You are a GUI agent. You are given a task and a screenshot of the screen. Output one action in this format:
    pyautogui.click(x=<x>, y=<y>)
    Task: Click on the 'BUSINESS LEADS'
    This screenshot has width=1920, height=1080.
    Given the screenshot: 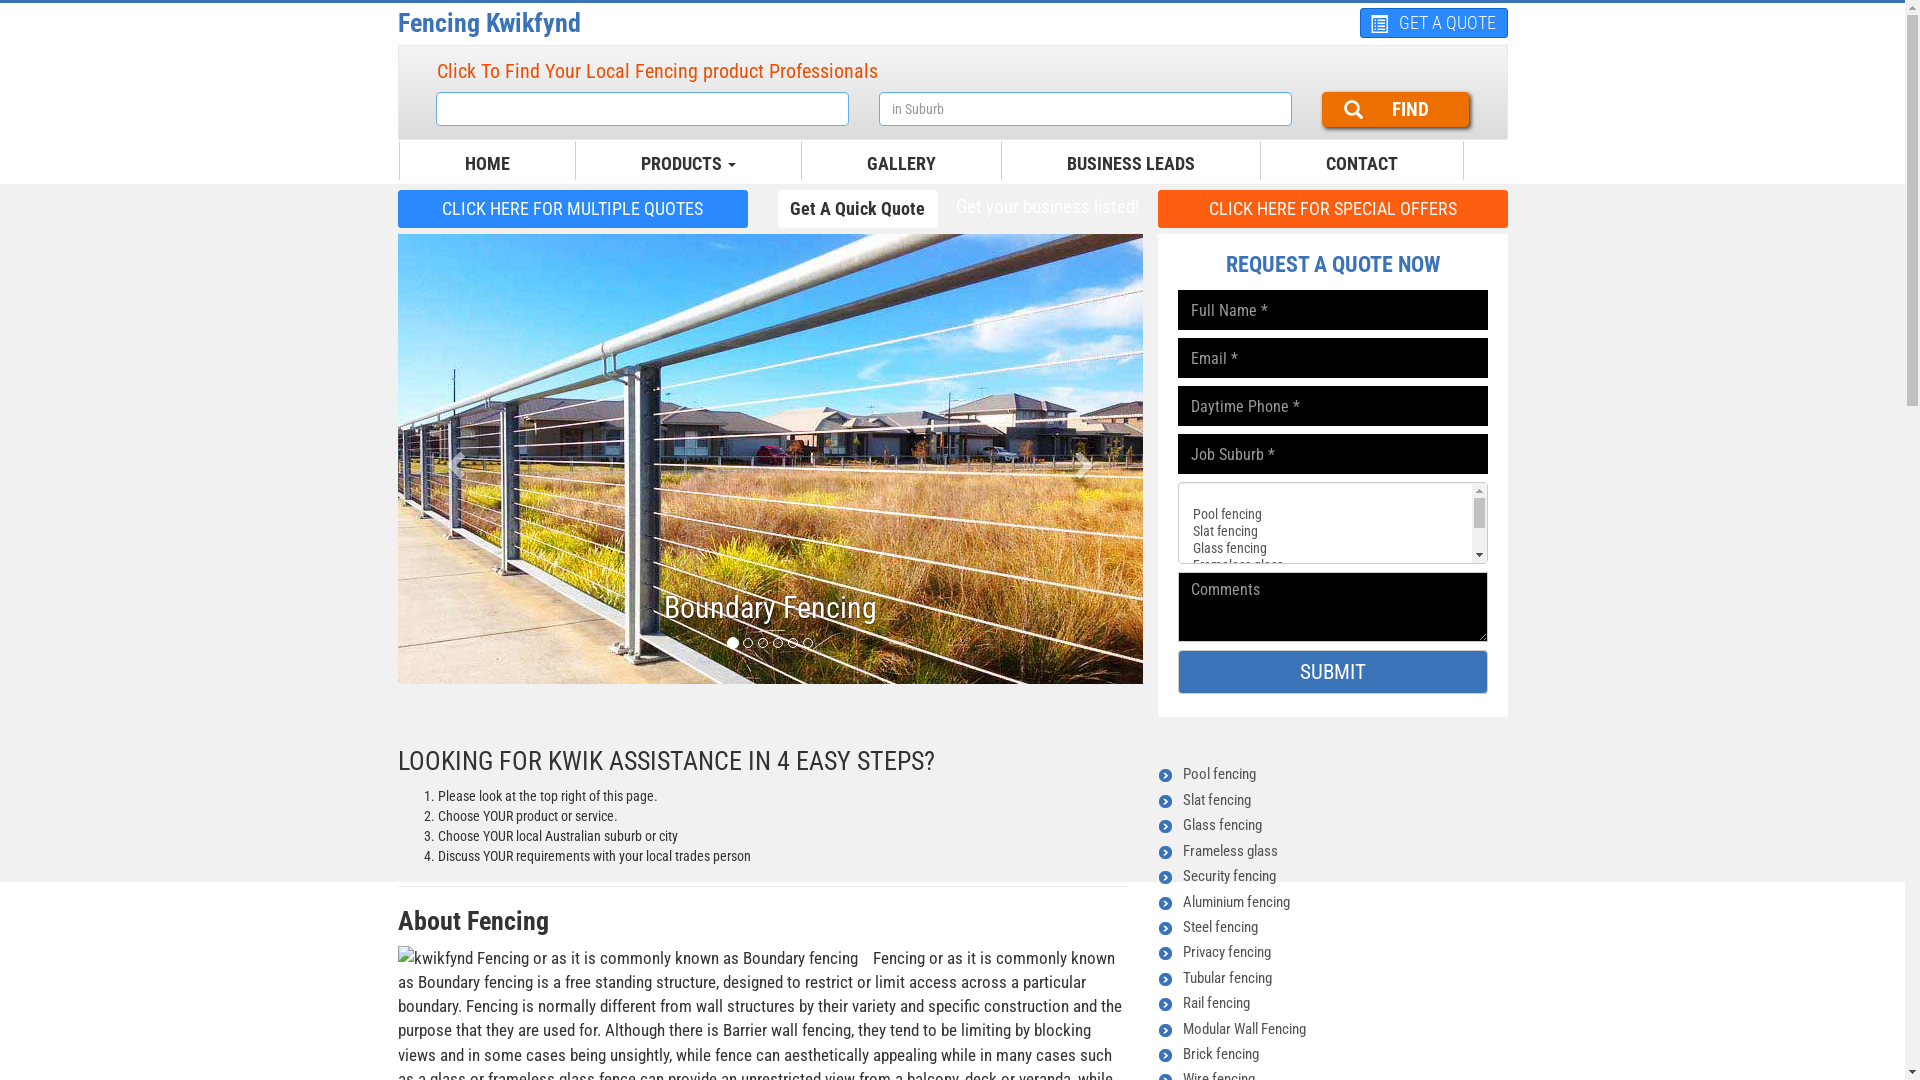 What is the action you would take?
    pyautogui.click(x=1131, y=163)
    